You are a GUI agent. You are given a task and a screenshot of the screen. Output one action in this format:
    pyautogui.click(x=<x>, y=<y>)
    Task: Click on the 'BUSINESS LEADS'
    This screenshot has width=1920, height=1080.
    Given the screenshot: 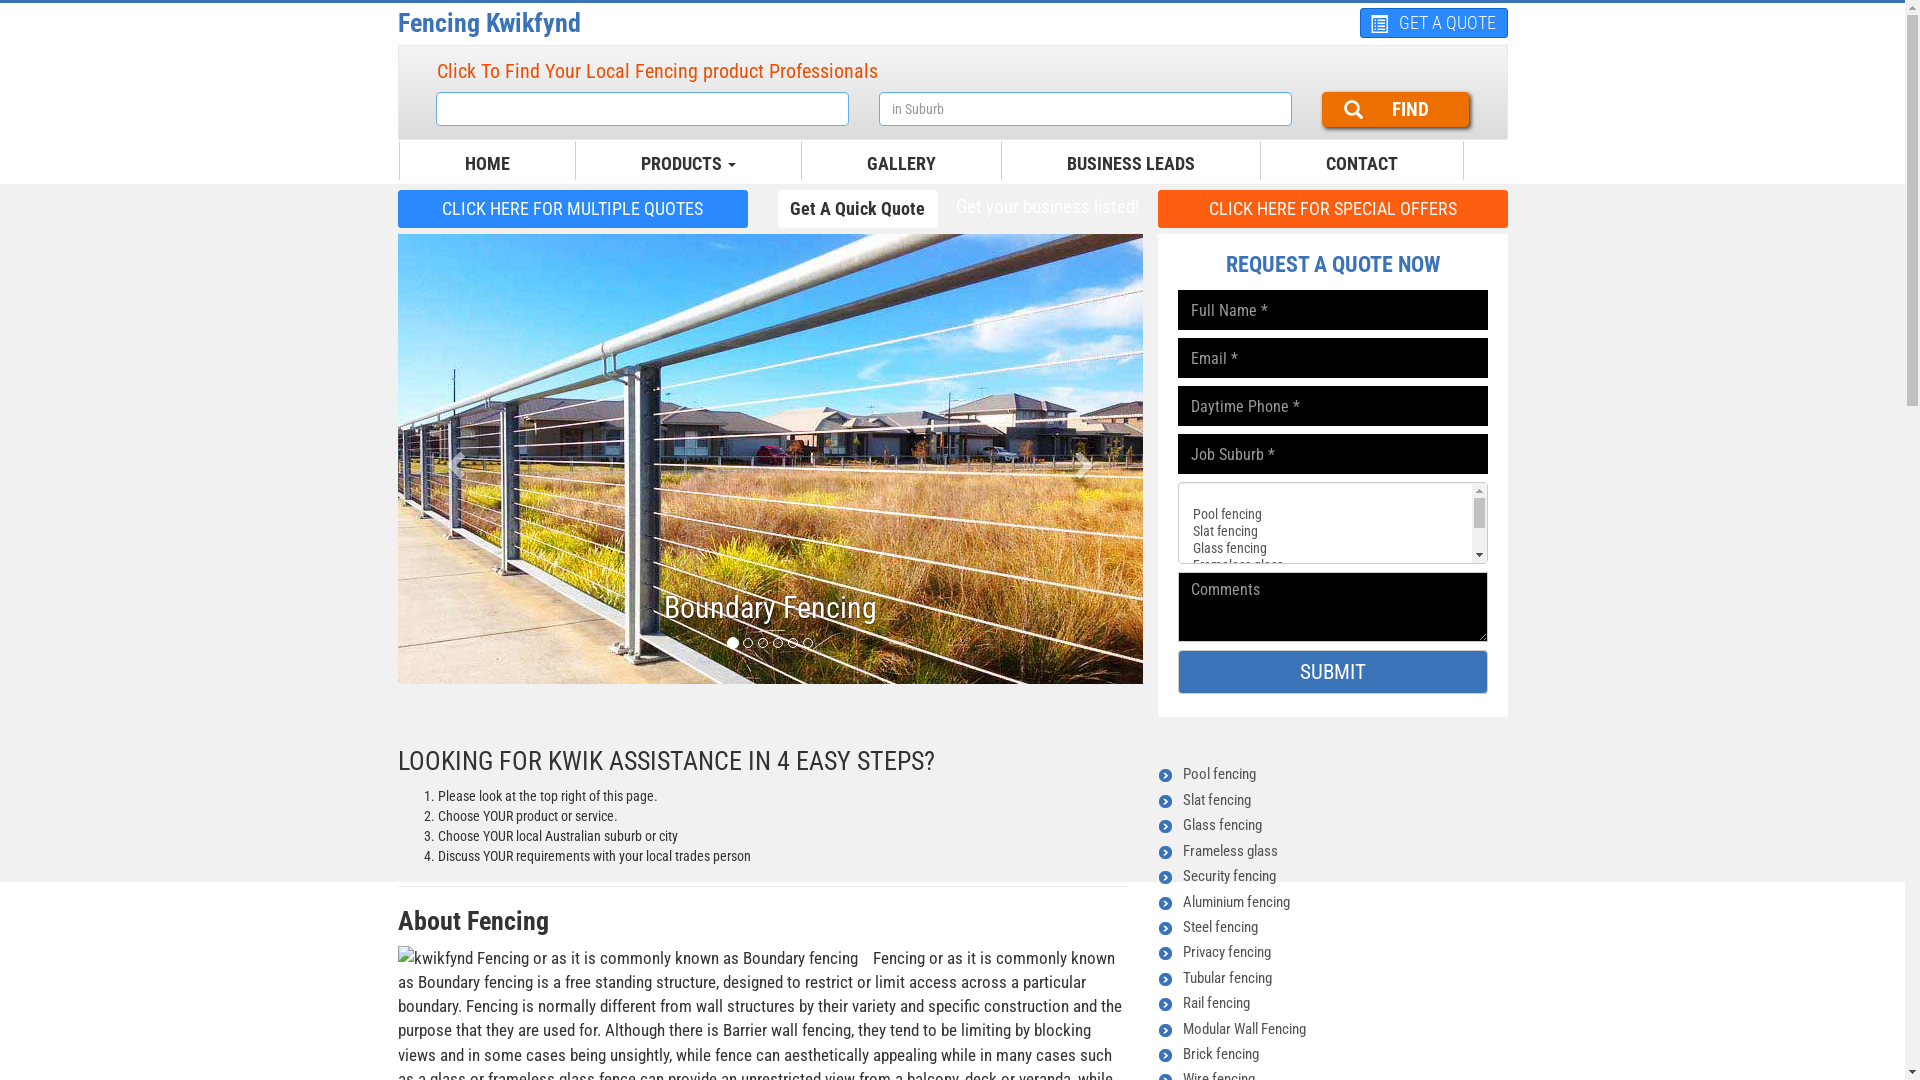 What is the action you would take?
    pyautogui.click(x=1131, y=163)
    